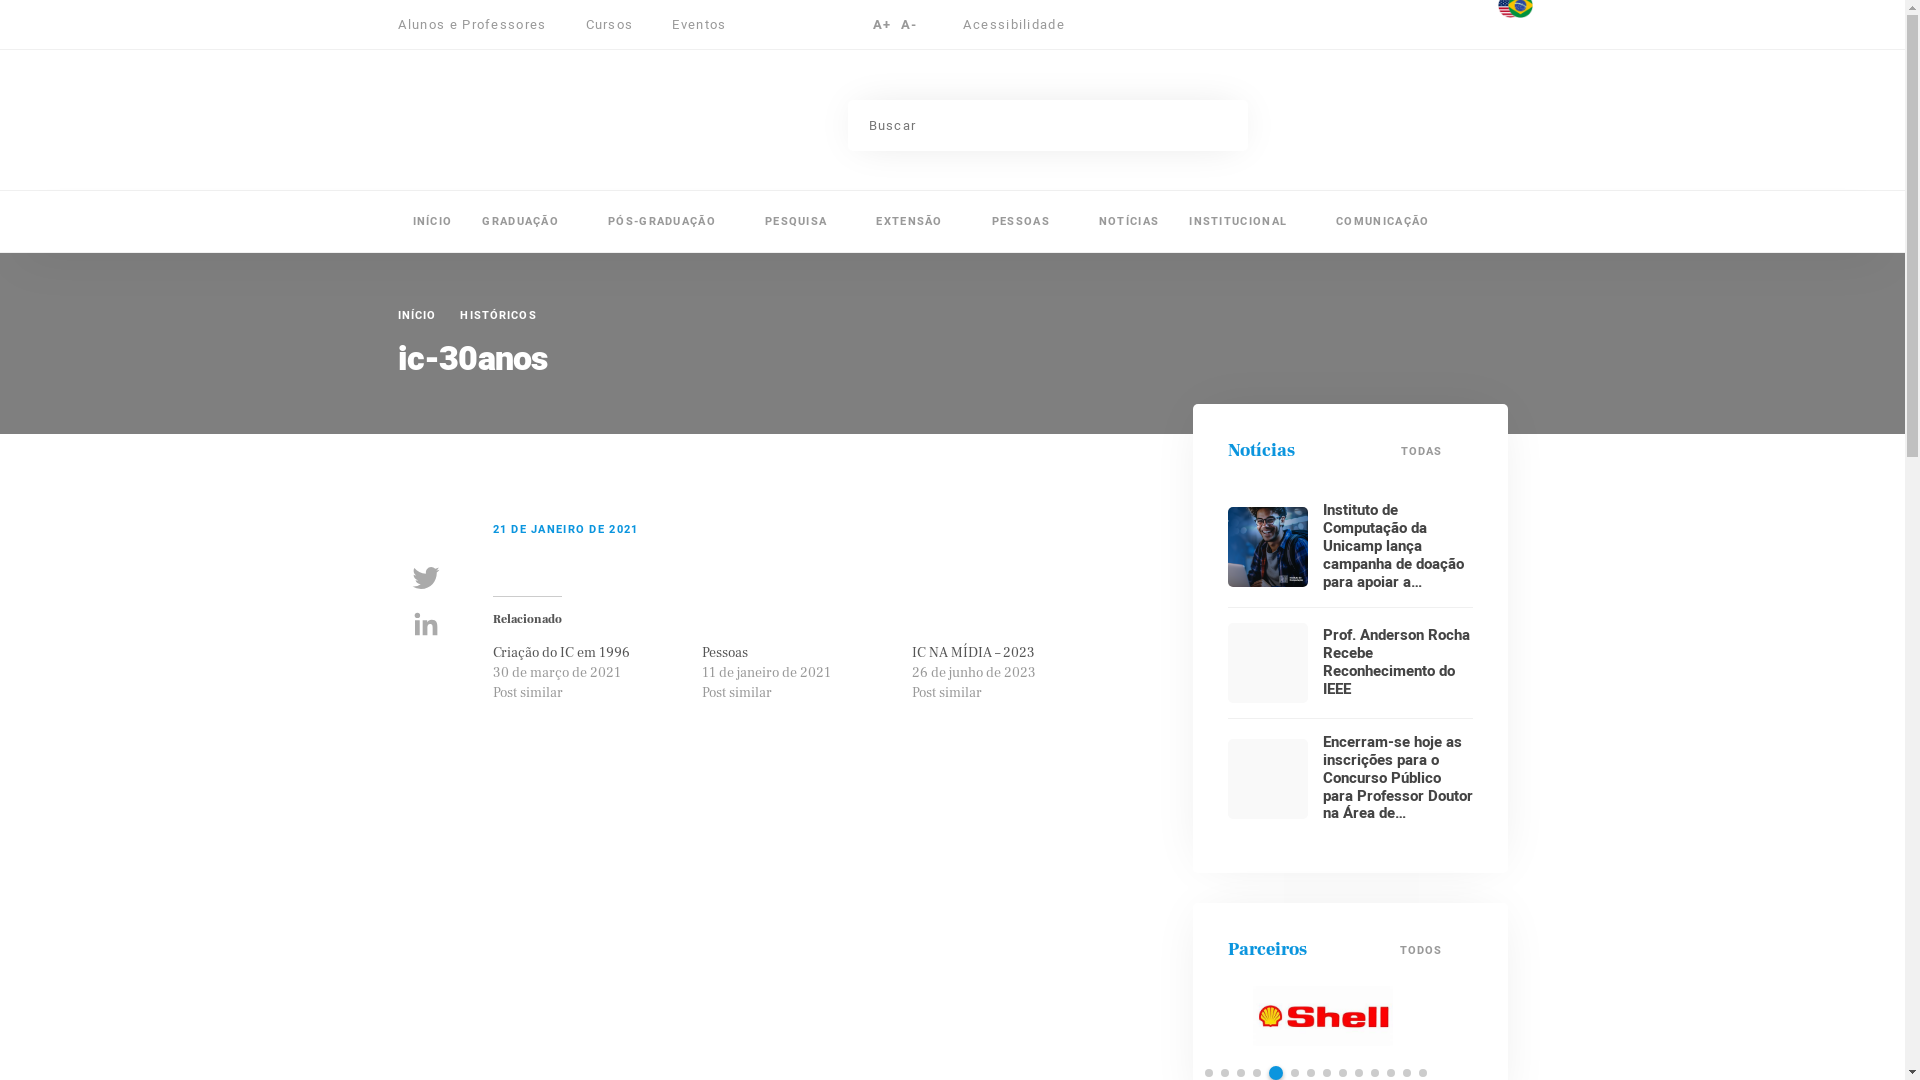 The width and height of the screenshot is (1920, 1080). I want to click on 'Eventos', so click(699, 24).